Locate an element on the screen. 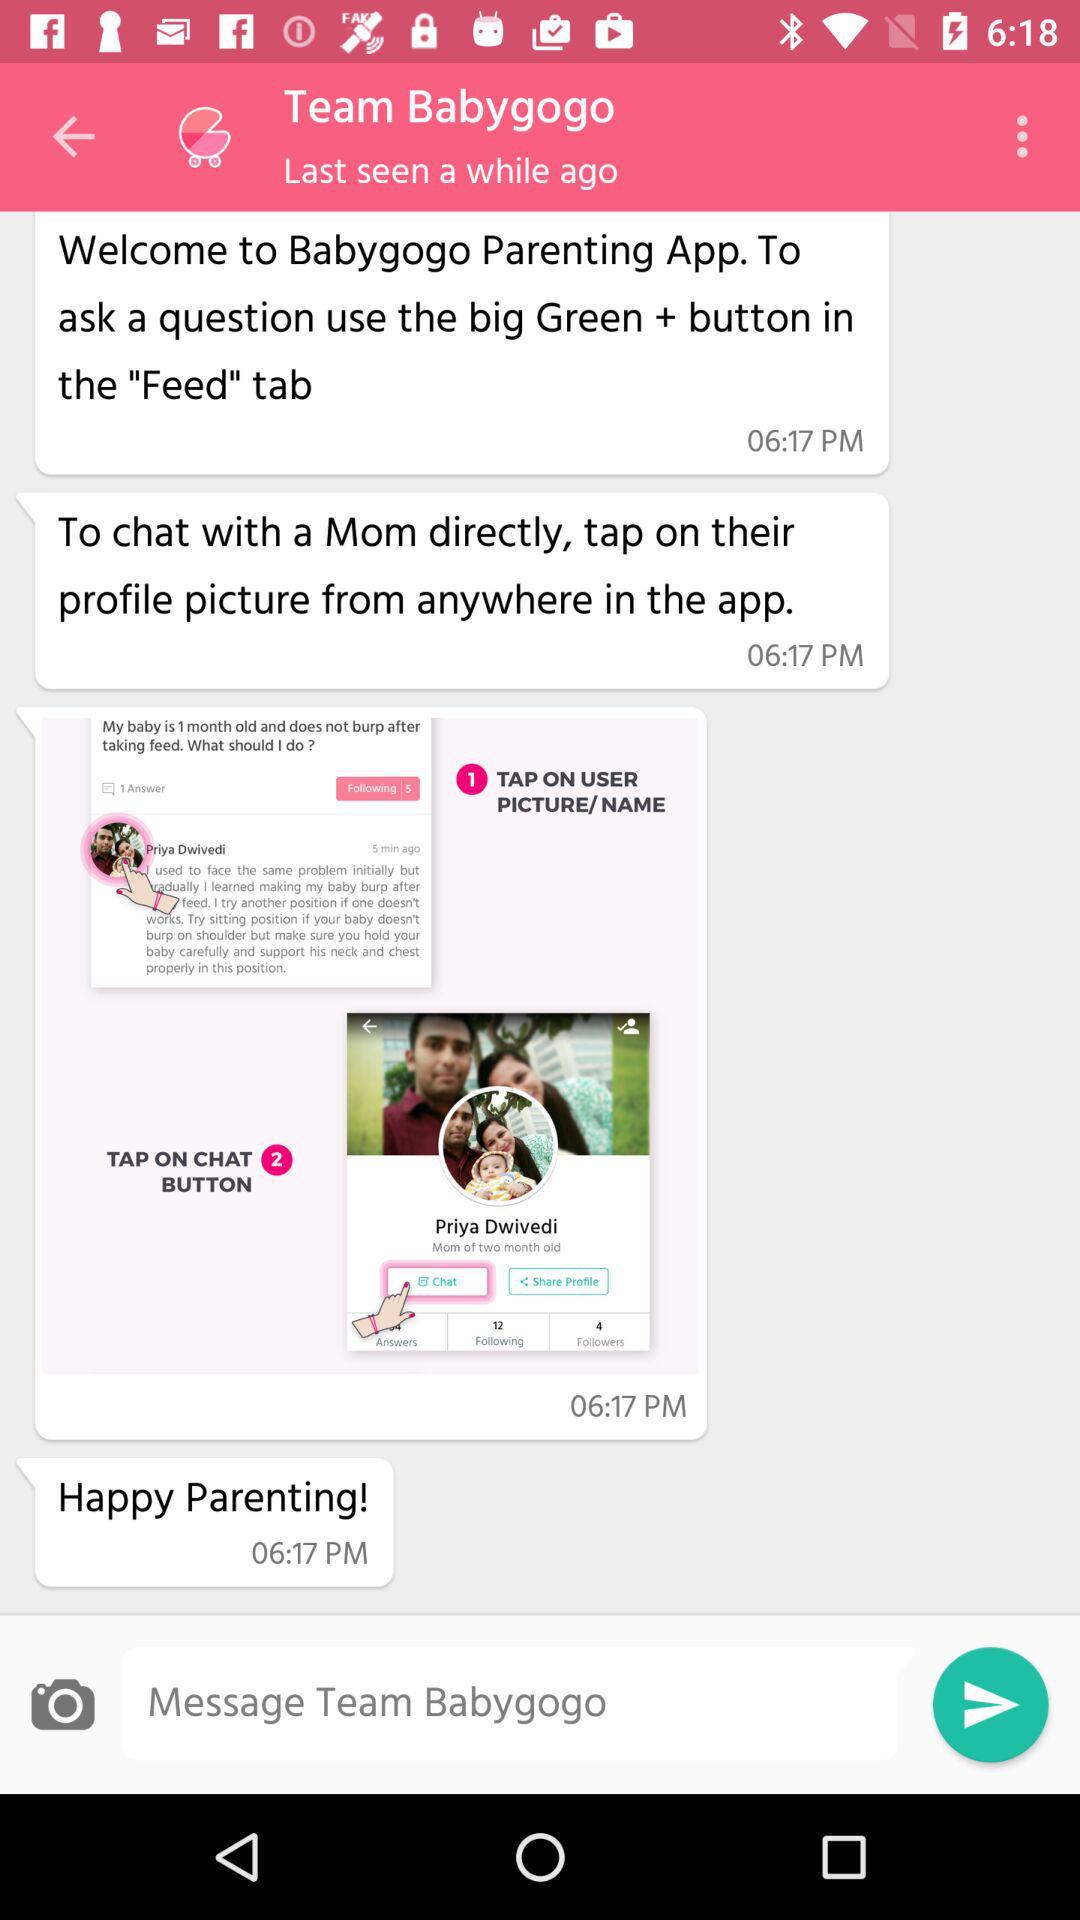  the icon to the left of the team babygogo icon is located at coordinates (204, 136).